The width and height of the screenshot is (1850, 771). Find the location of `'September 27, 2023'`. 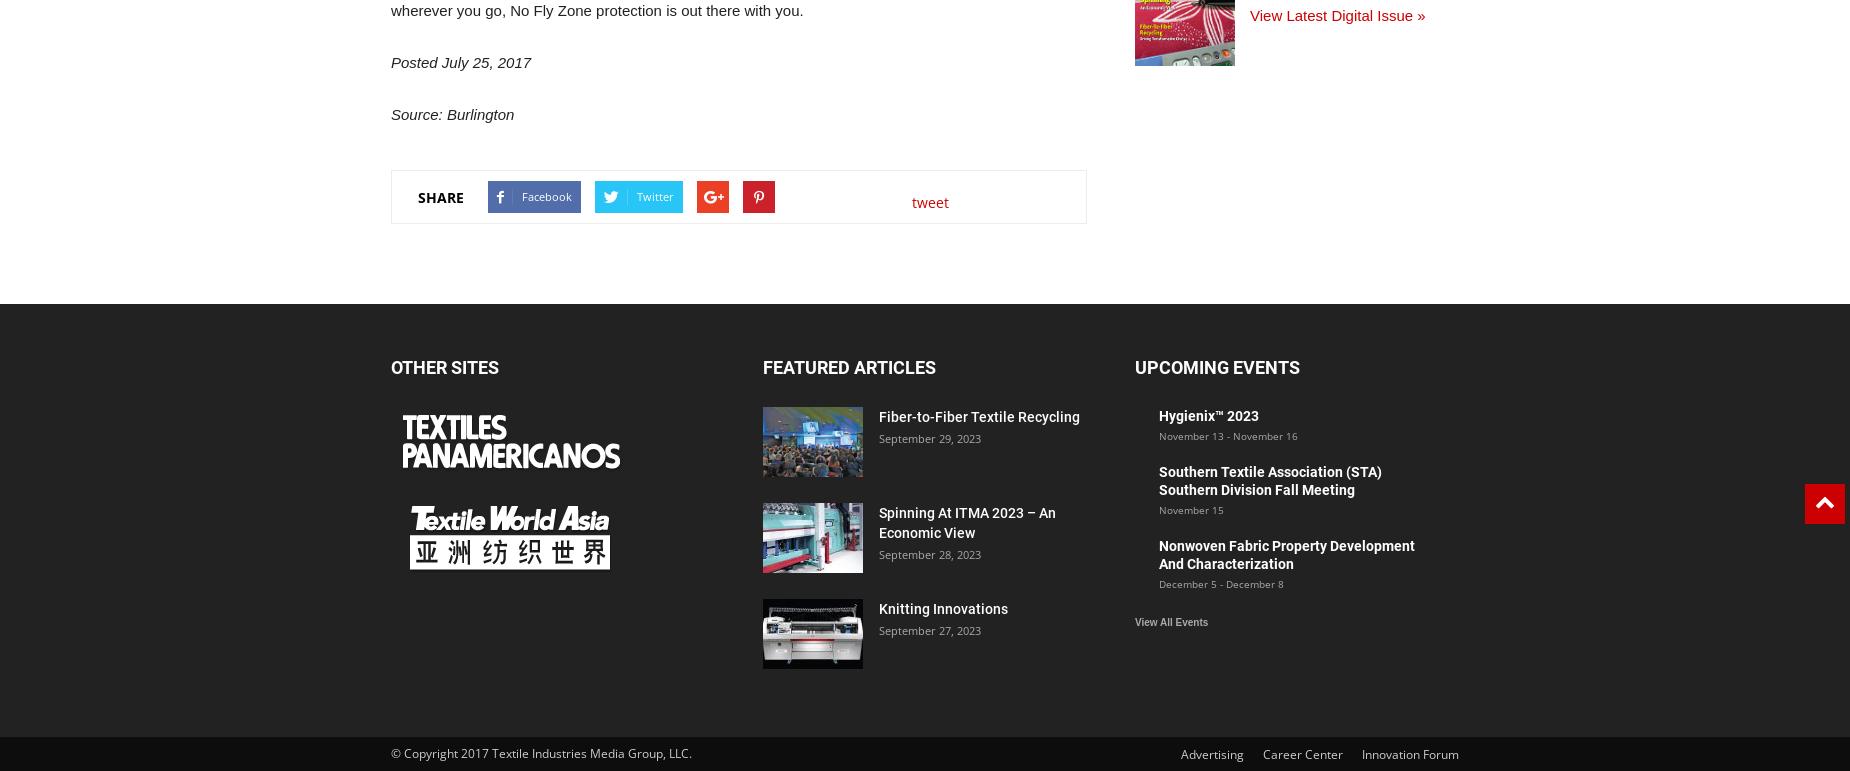

'September 27, 2023' is located at coordinates (928, 629).